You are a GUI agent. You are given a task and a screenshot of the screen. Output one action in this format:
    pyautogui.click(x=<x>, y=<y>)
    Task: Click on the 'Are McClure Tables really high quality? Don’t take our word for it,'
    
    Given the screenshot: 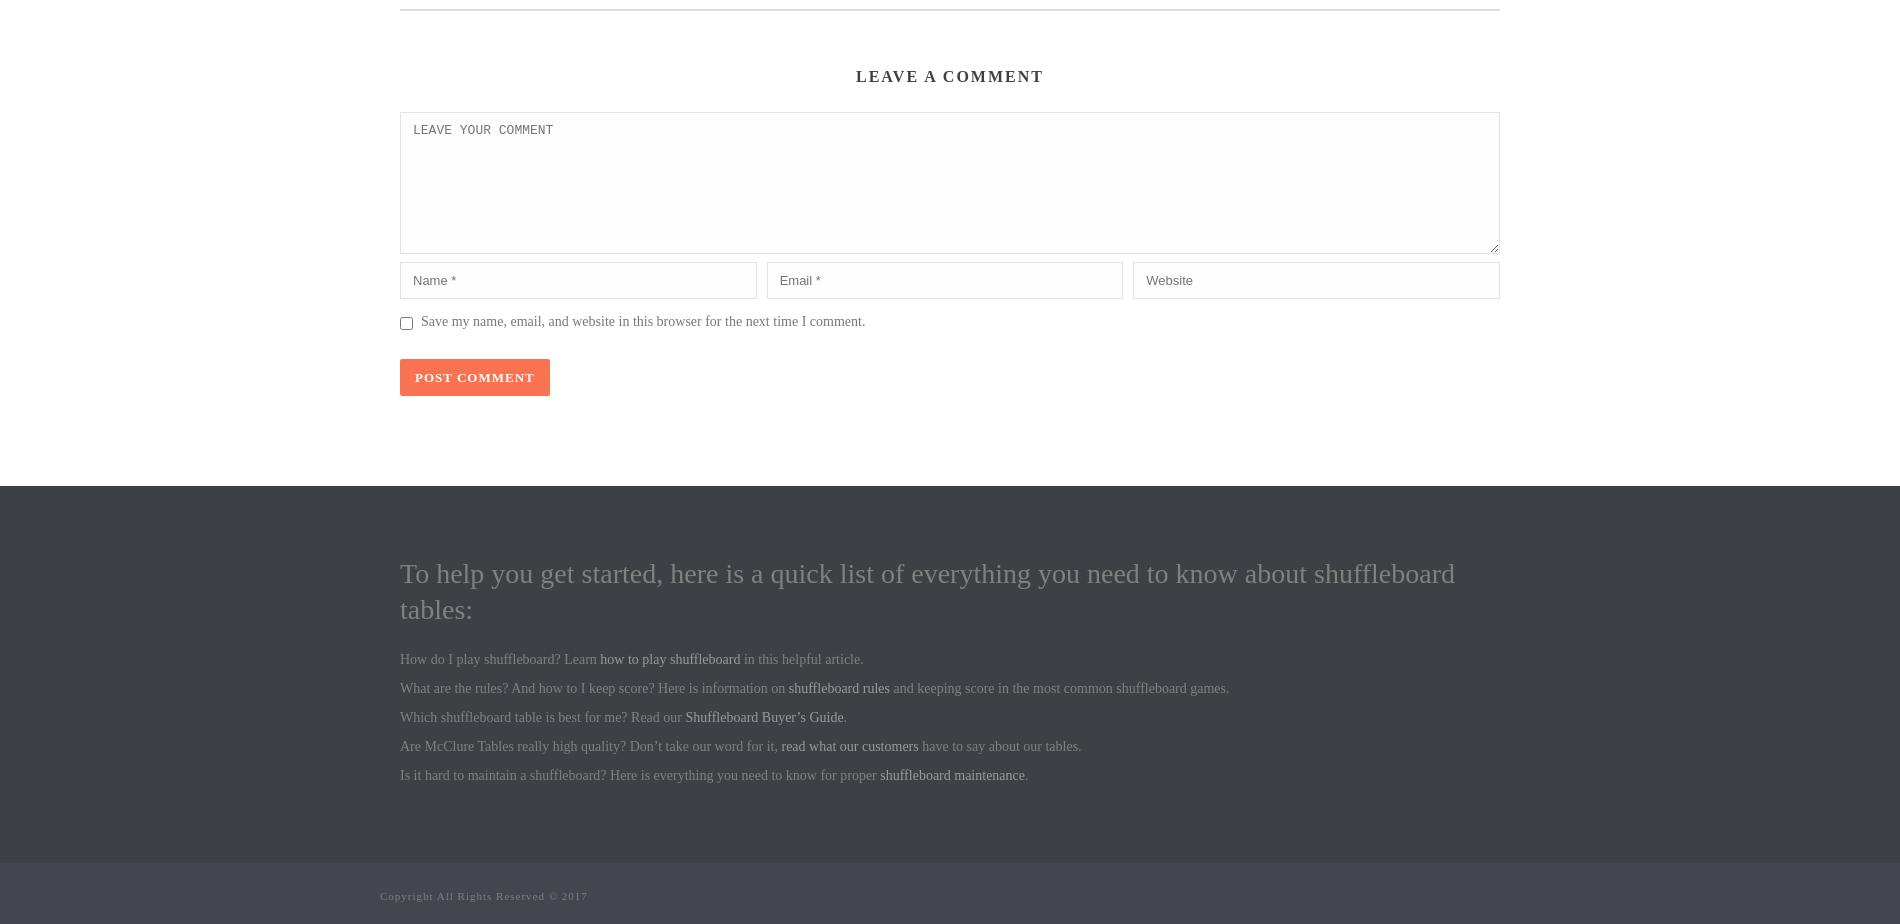 What is the action you would take?
    pyautogui.click(x=590, y=746)
    